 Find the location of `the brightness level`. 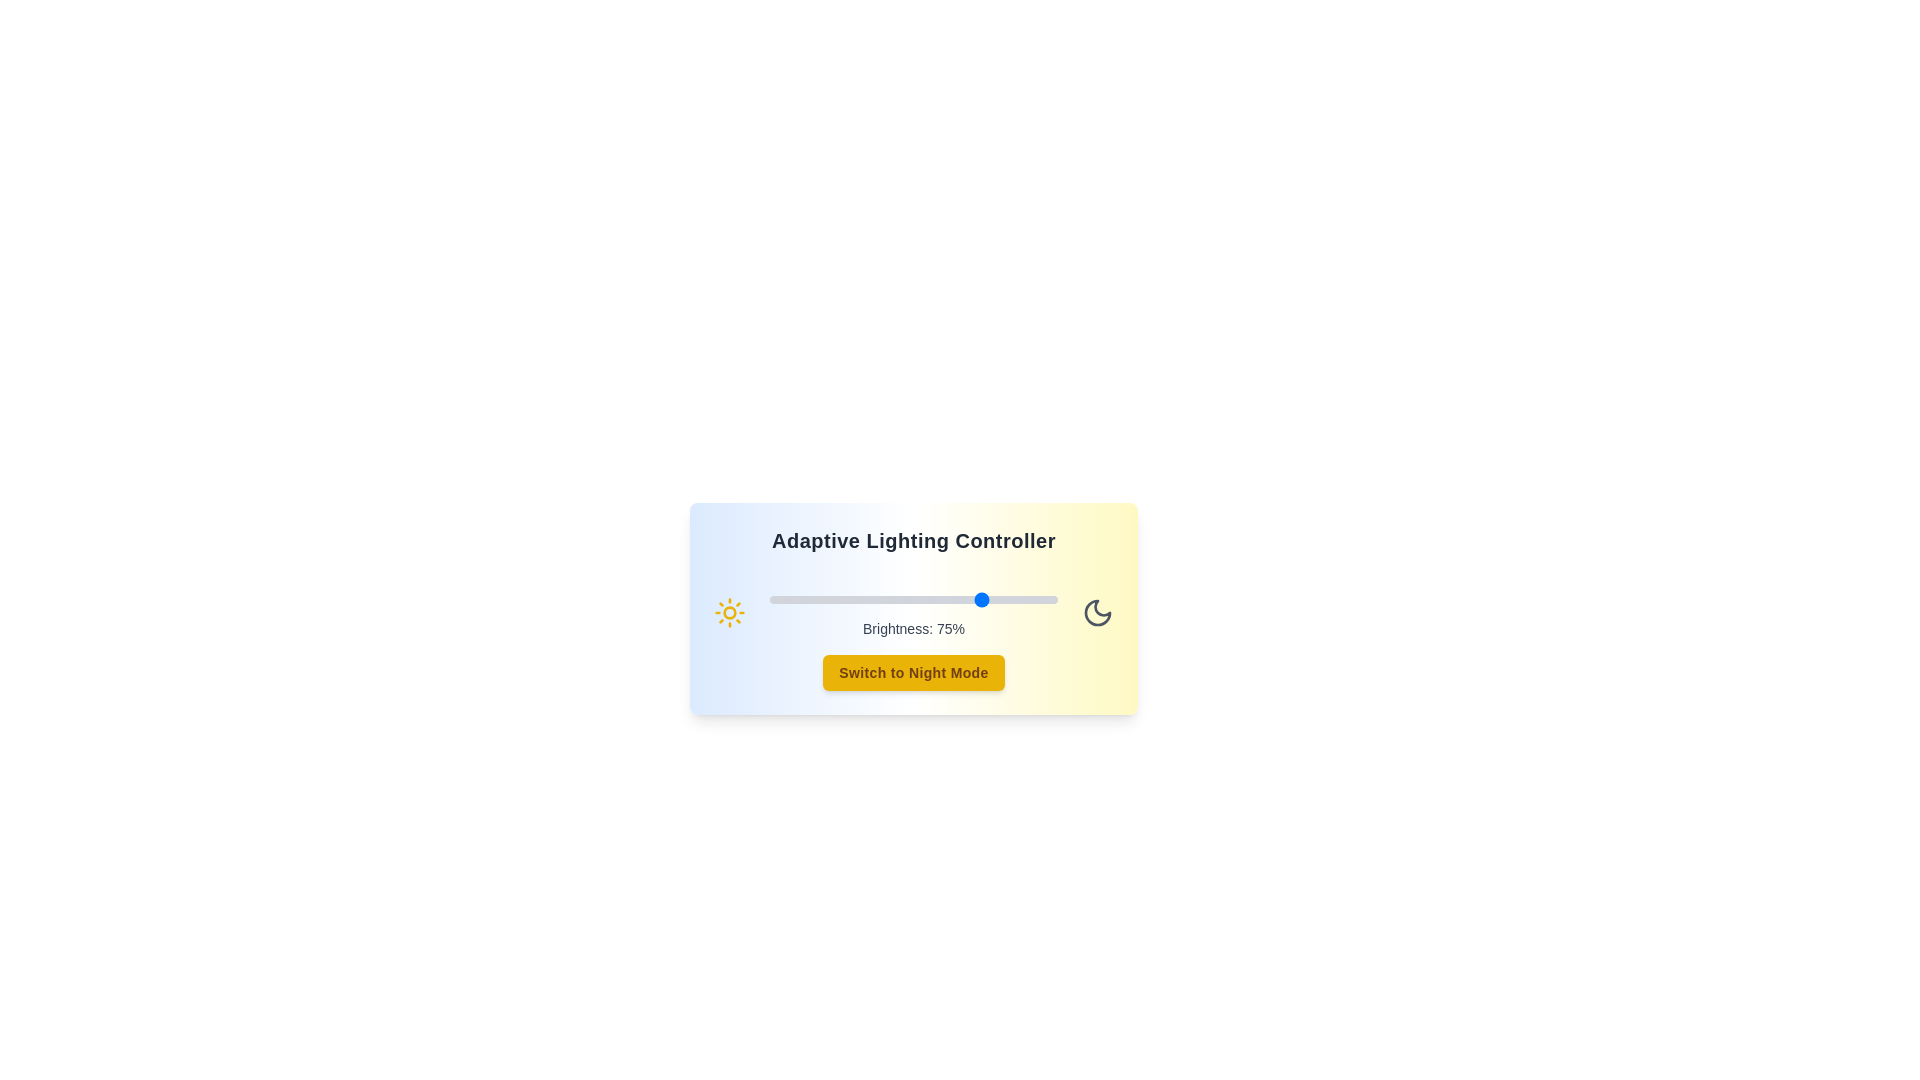

the brightness level is located at coordinates (786, 599).